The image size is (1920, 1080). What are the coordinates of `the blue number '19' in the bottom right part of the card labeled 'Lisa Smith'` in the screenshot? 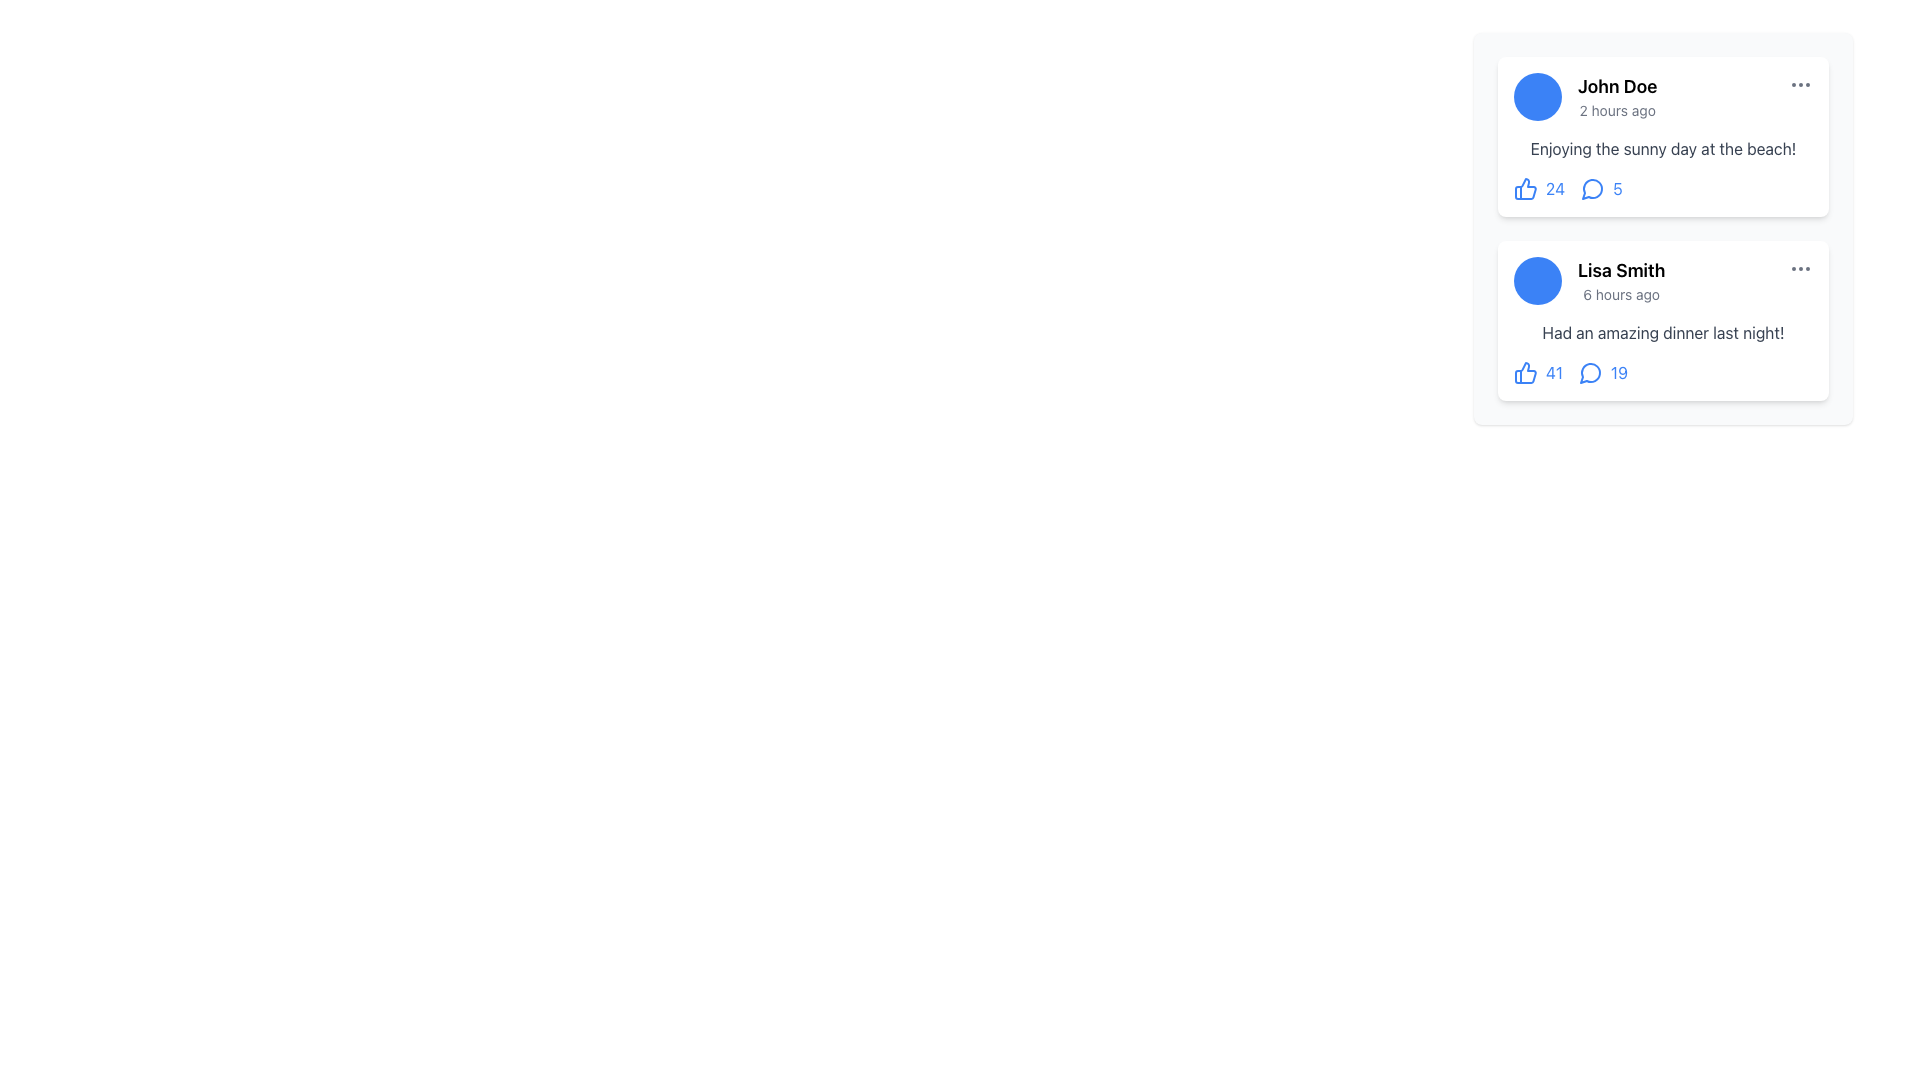 It's located at (1603, 373).